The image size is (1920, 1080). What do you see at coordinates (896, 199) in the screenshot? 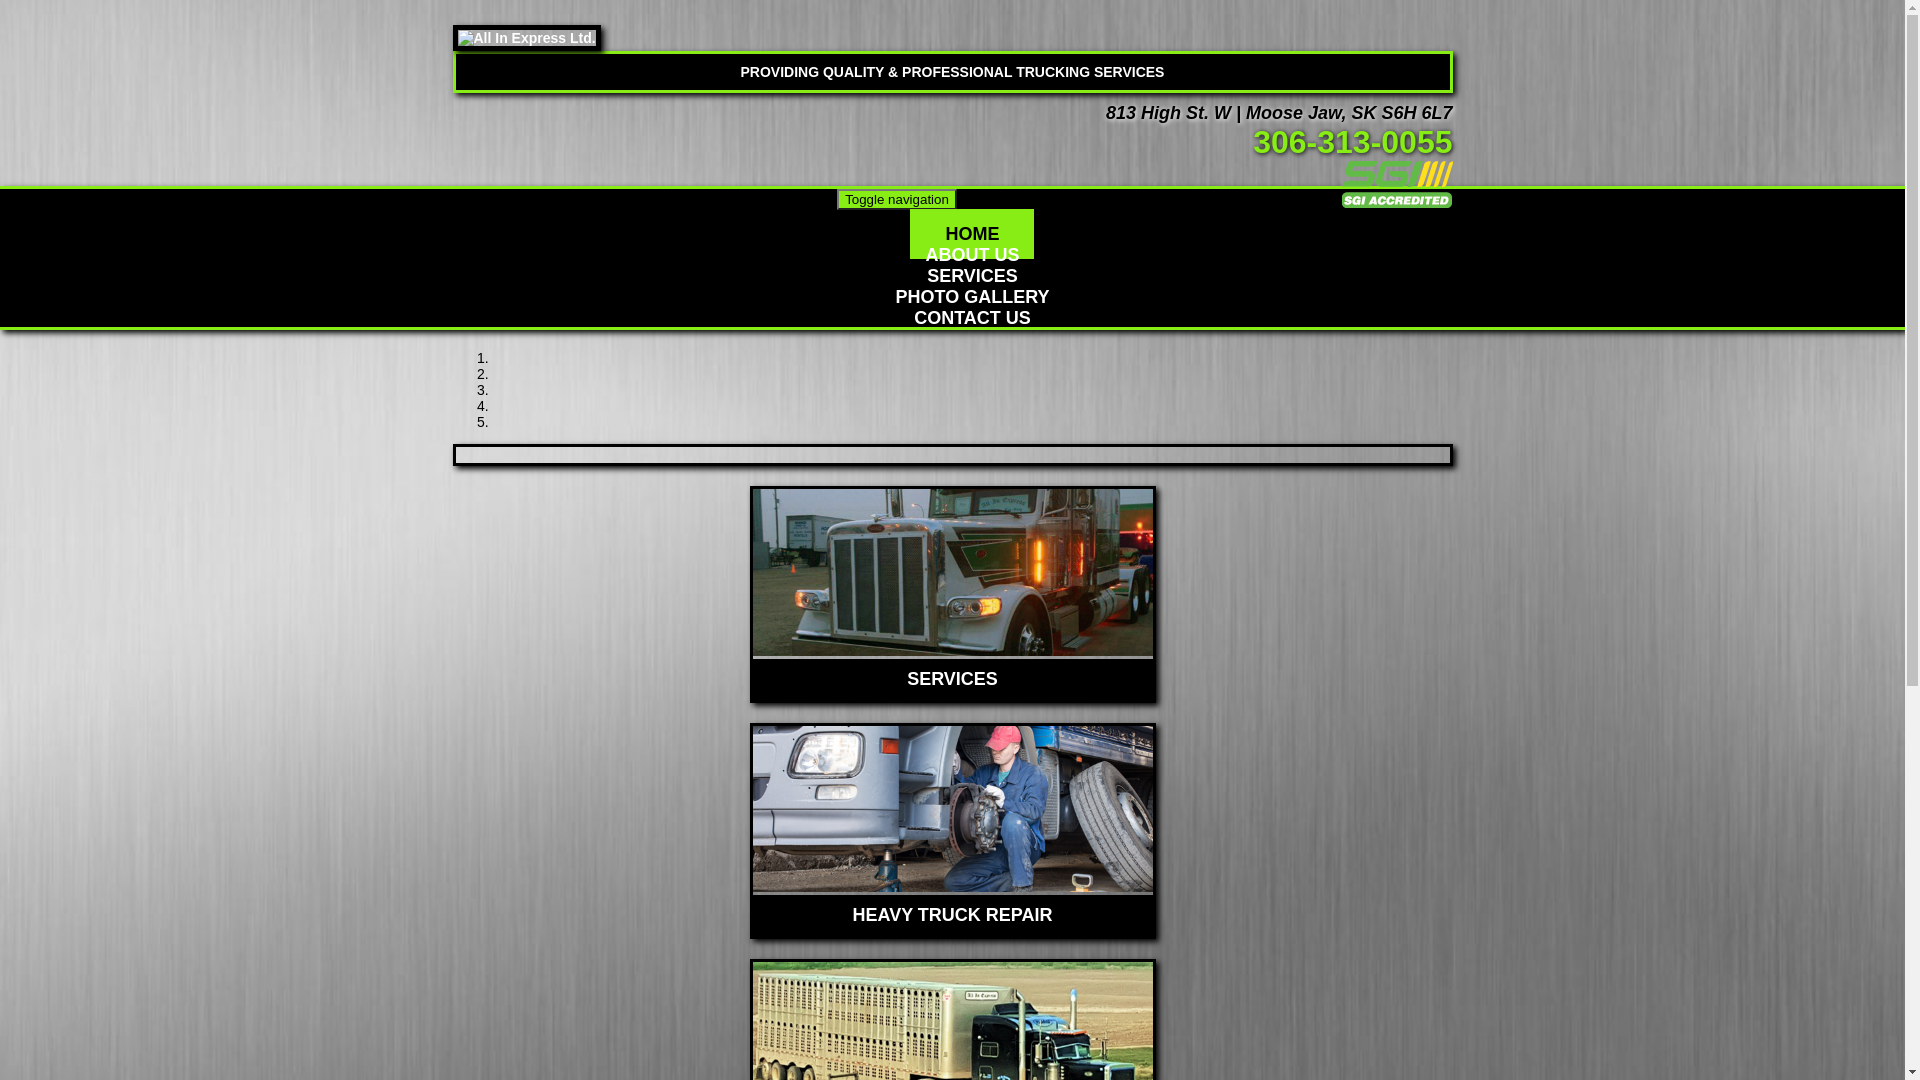
I see `'Toggle navigation'` at bounding box center [896, 199].